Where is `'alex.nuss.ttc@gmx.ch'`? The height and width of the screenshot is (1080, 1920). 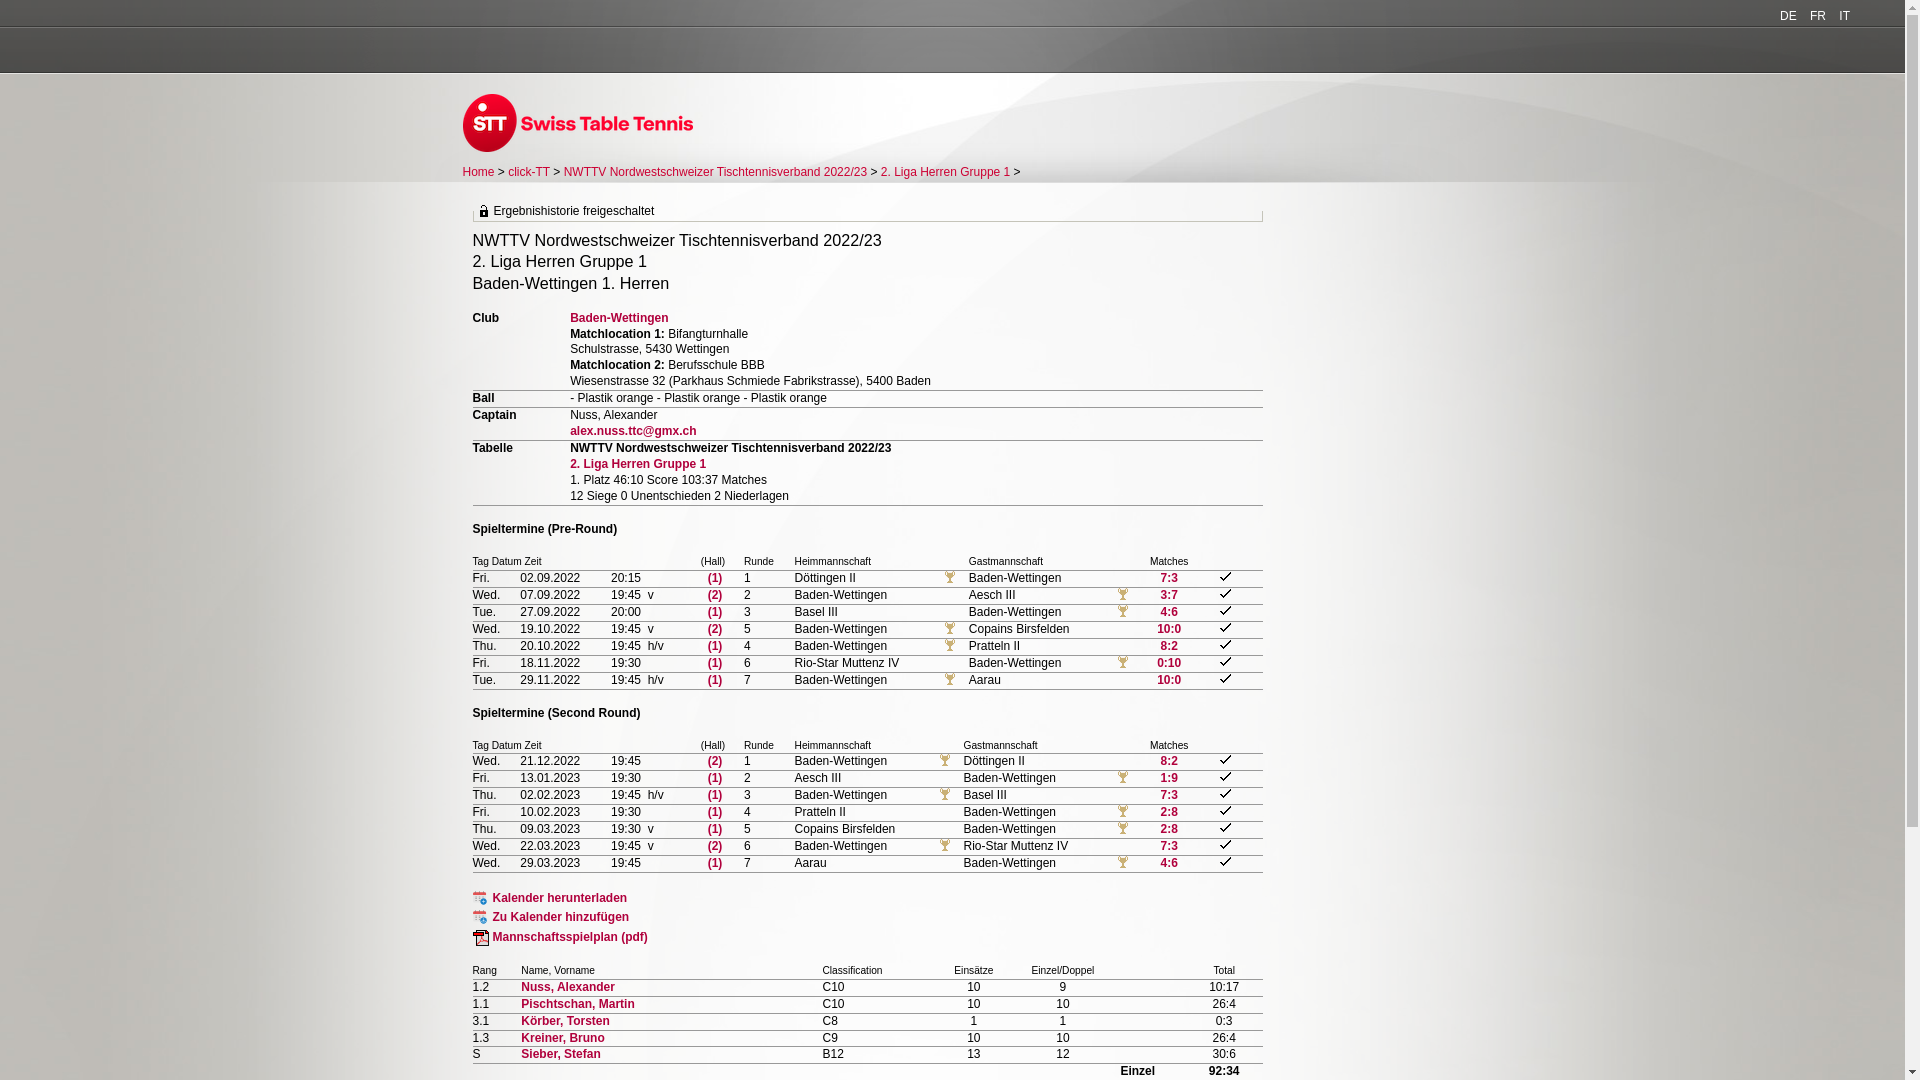 'alex.nuss.ttc@gmx.ch' is located at coordinates (632, 430).